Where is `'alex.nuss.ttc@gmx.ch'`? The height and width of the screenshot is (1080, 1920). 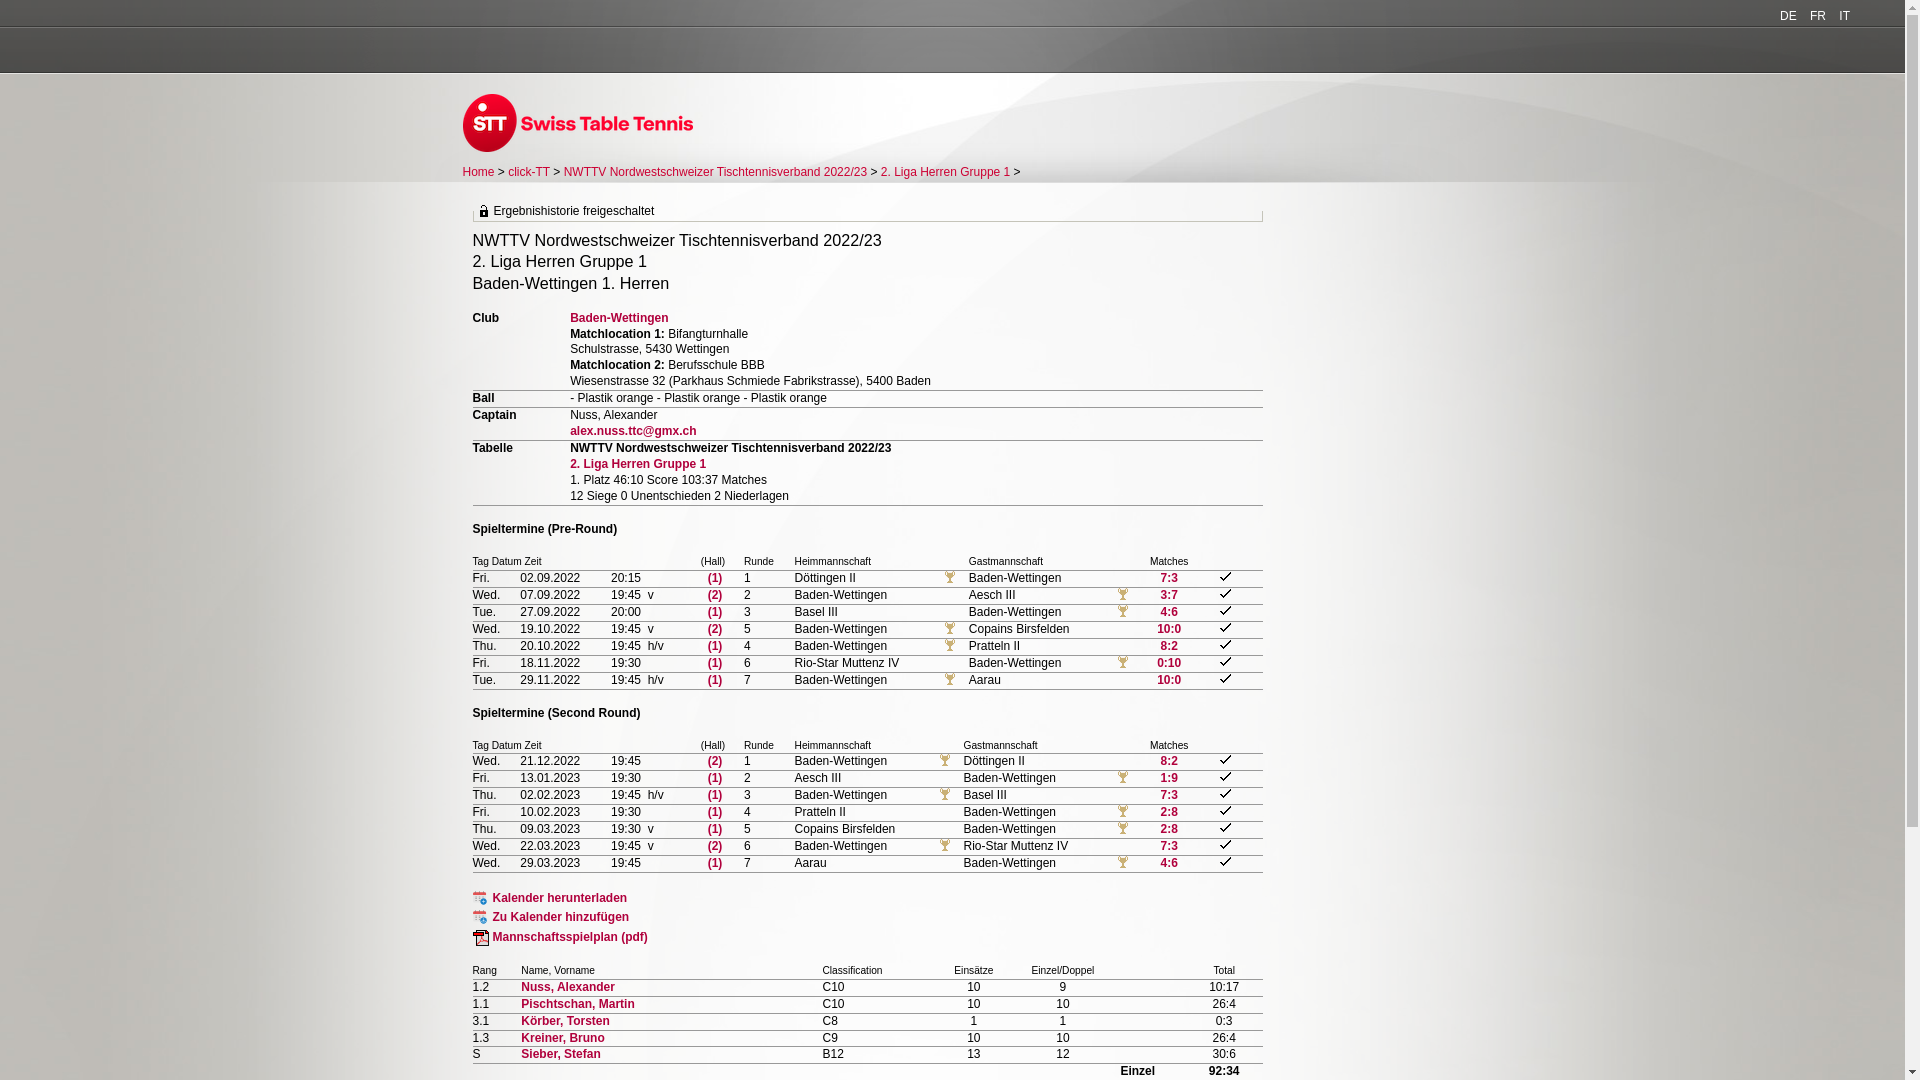 'alex.nuss.ttc@gmx.ch' is located at coordinates (632, 430).